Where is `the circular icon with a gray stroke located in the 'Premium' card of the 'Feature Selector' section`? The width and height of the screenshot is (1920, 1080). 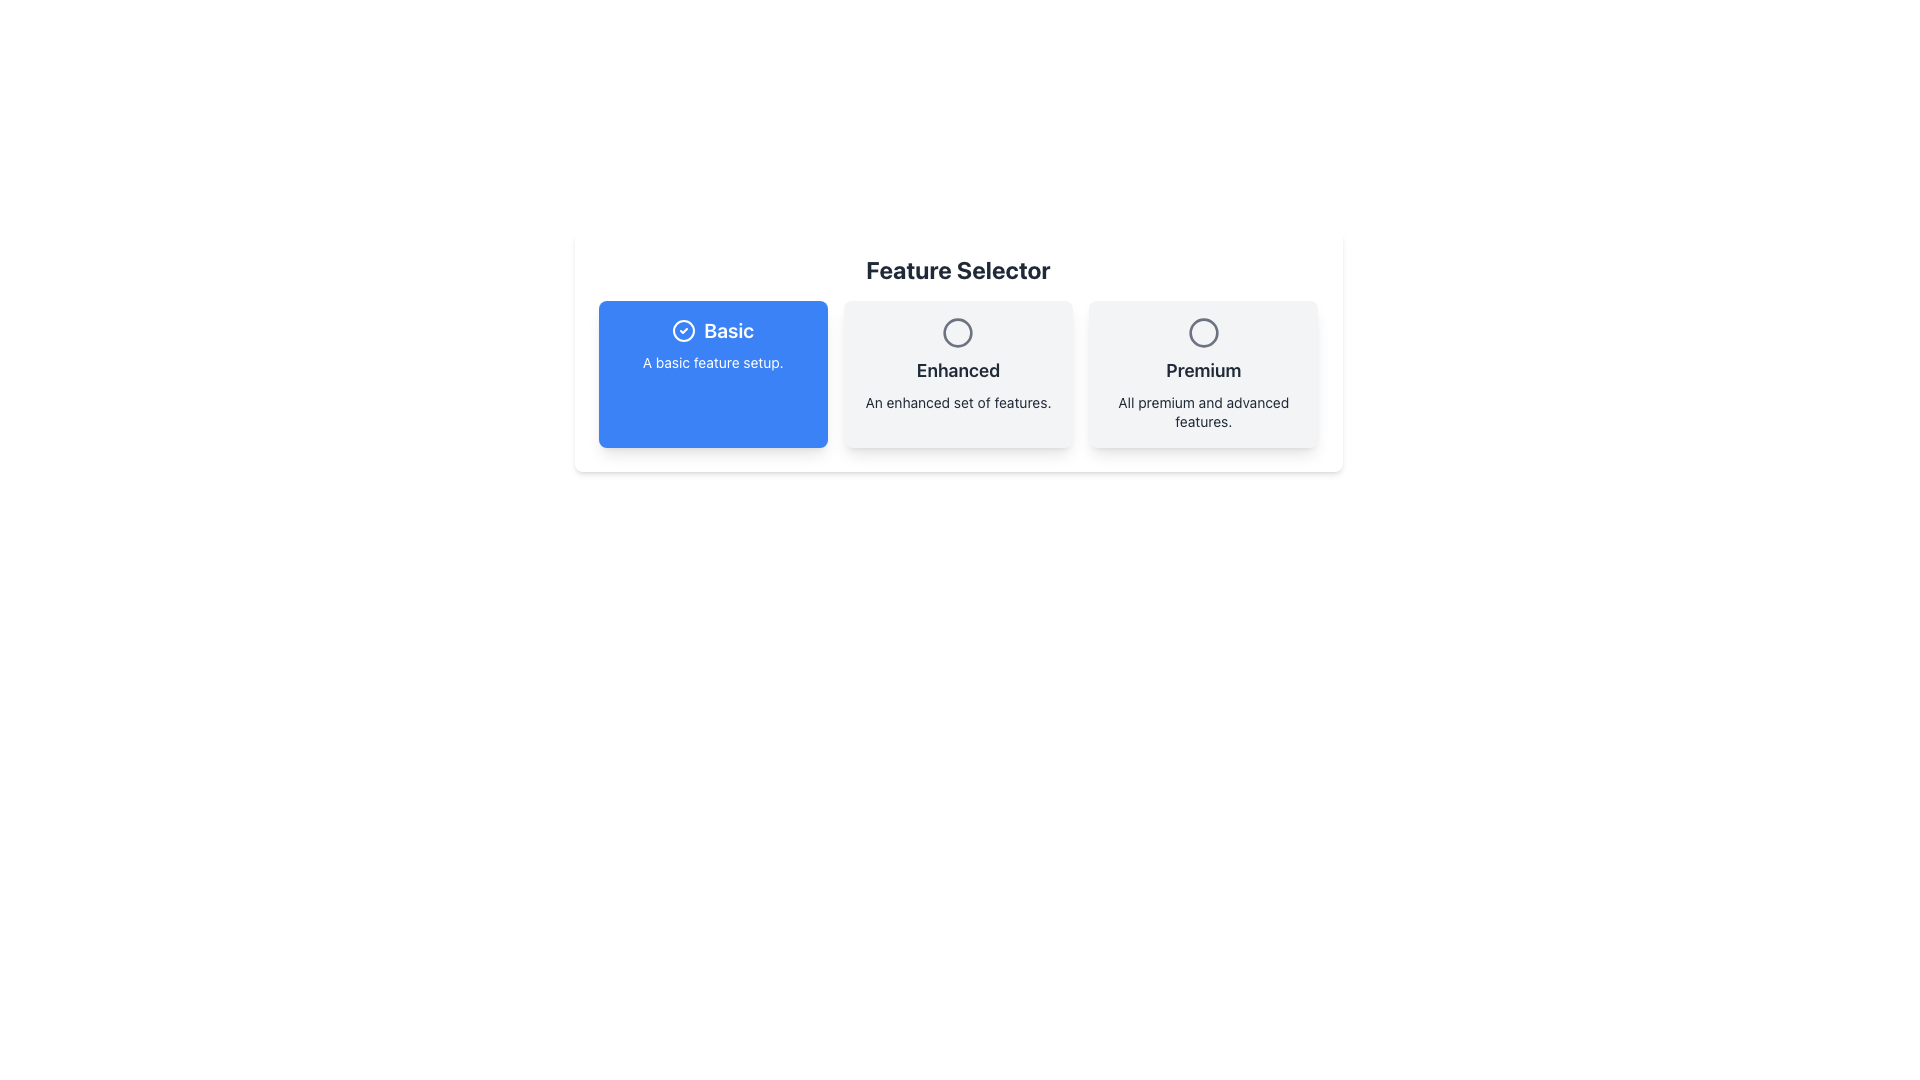 the circular icon with a gray stroke located in the 'Premium' card of the 'Feature Selector' section is located at coordinates (1202, 331).